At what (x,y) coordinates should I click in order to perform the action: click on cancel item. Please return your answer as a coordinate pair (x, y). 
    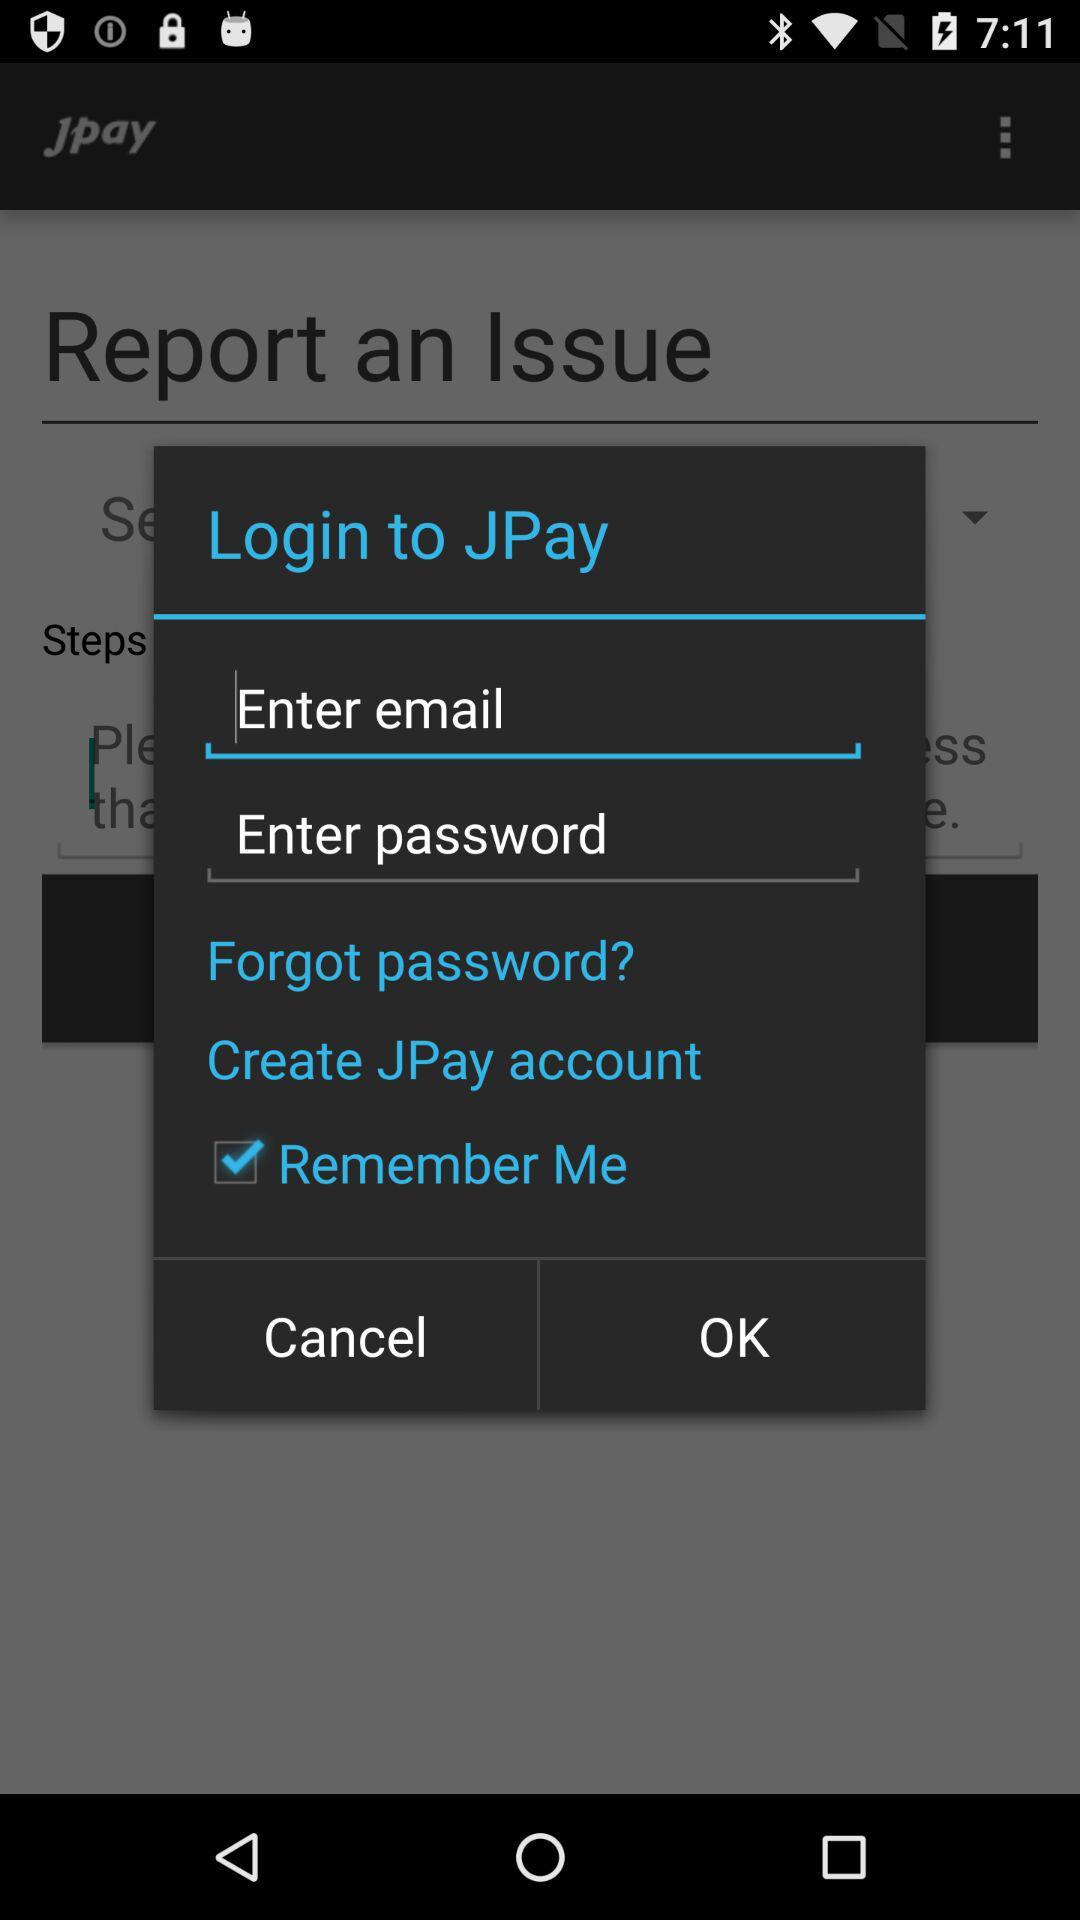
    Looking at the image, I should click on (346, 1333).